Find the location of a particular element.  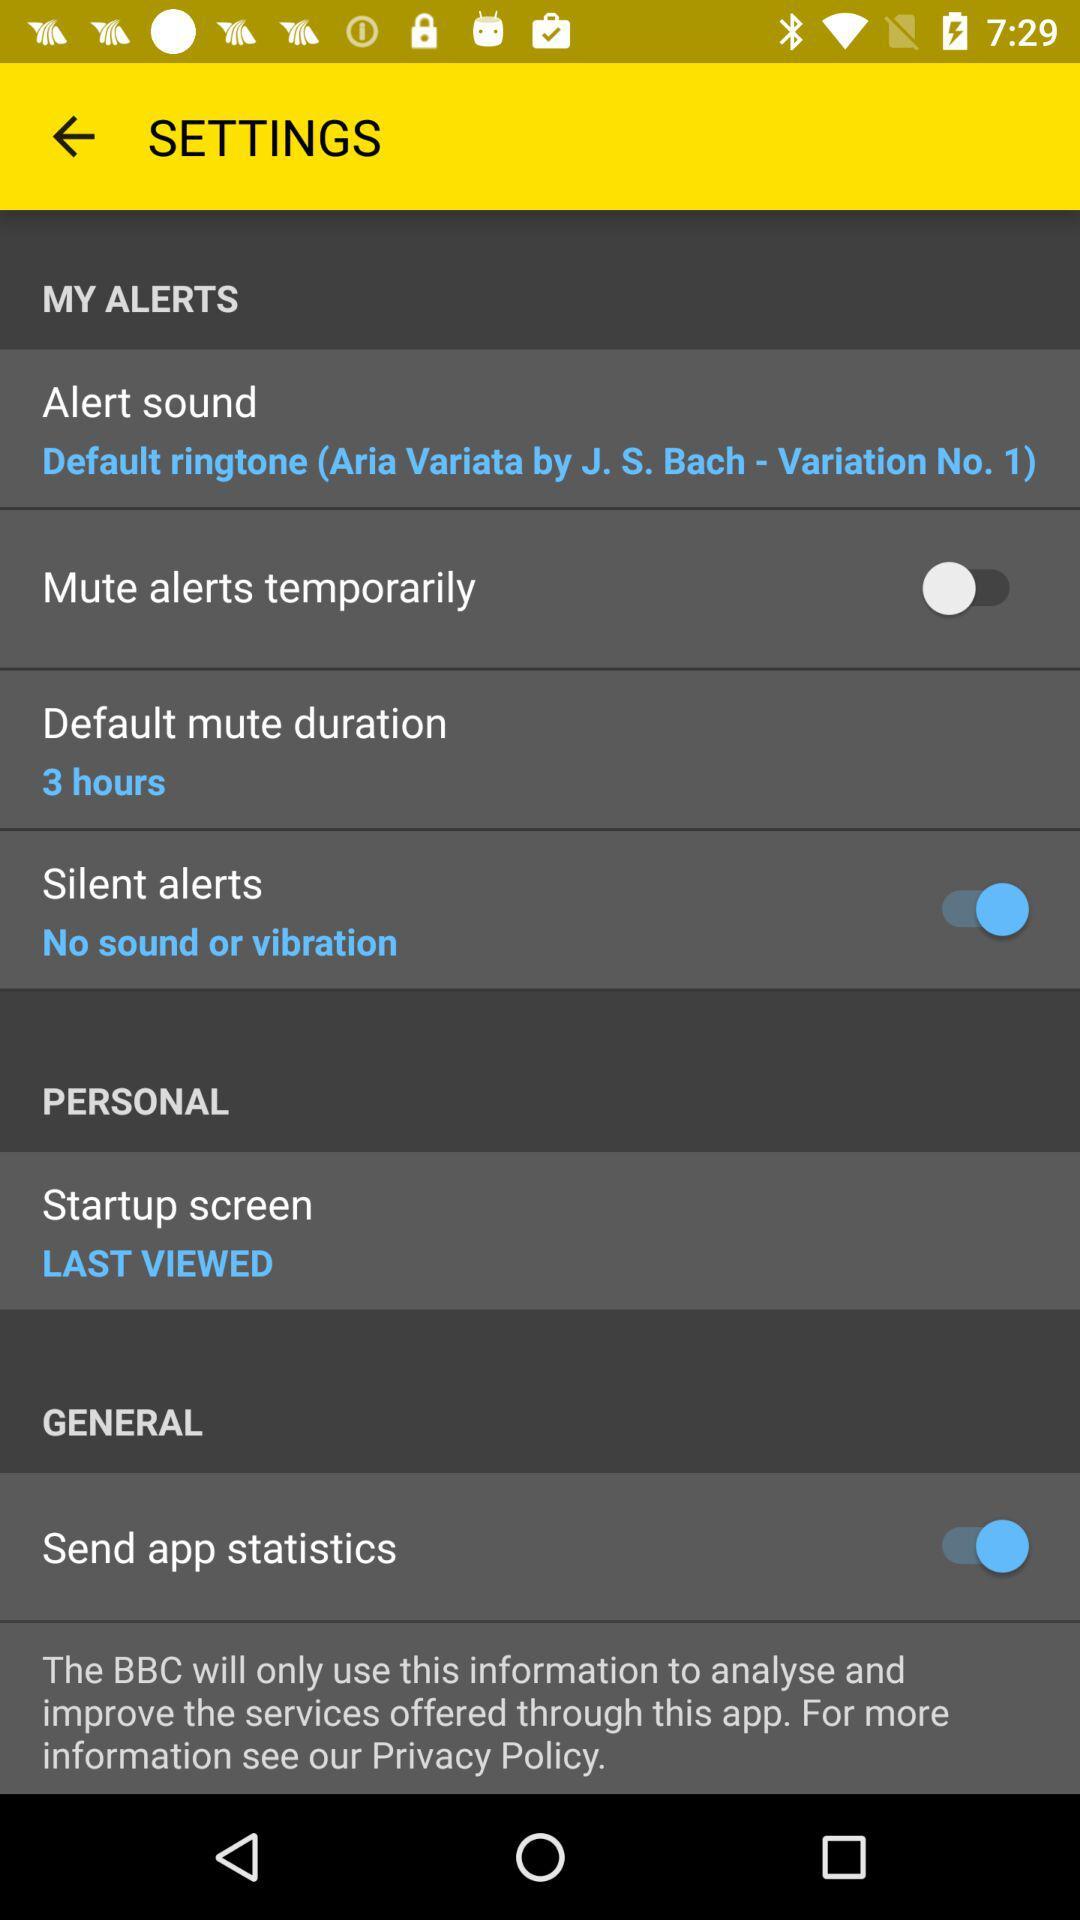

the item below the silent alerts item is located at coordinates (219, 940).